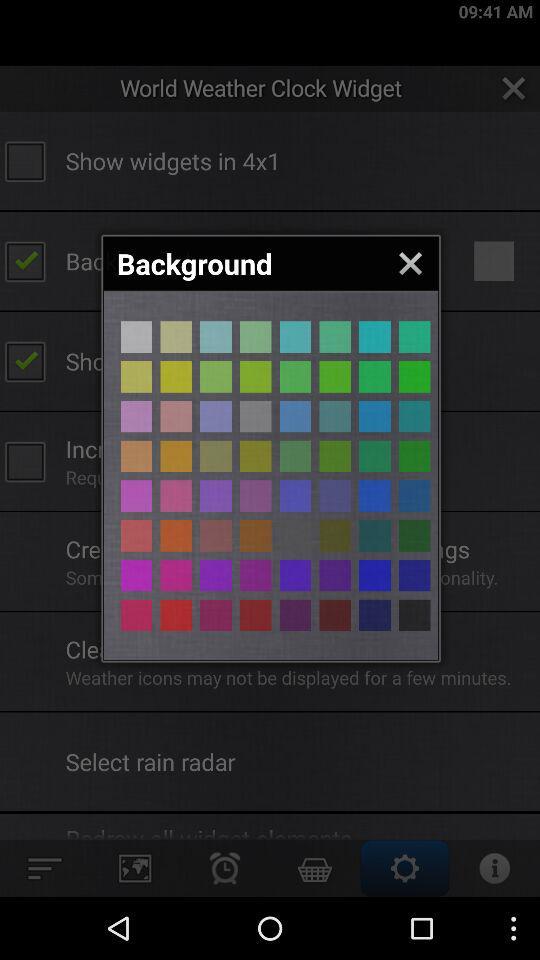 This screenshot has height=960, width=540. What do you see at coordinates (335, 534) in the screenshot?
I see `change background color` at bounding box center [335, 534].